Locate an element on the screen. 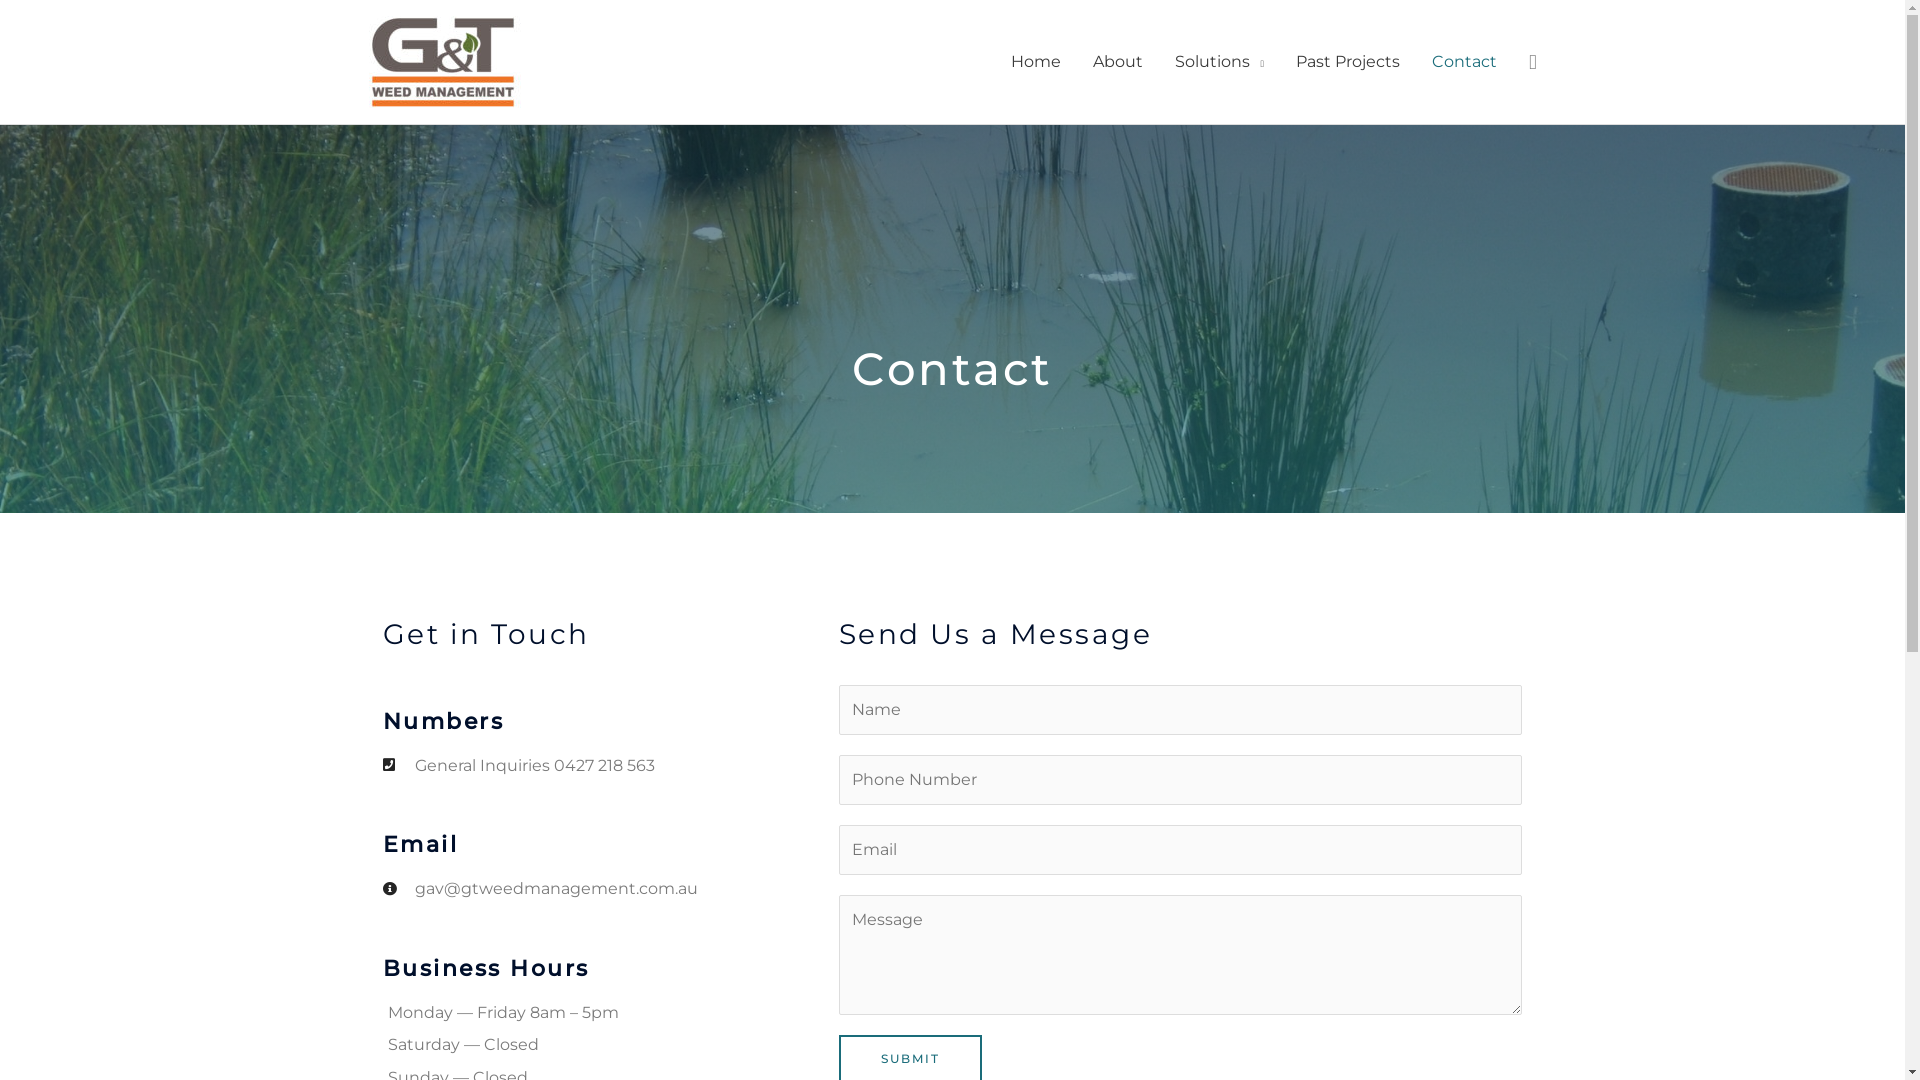 The width and height of the screenshot is (1920, 1080). 'Contact' is located at coordinates (1464, 60).